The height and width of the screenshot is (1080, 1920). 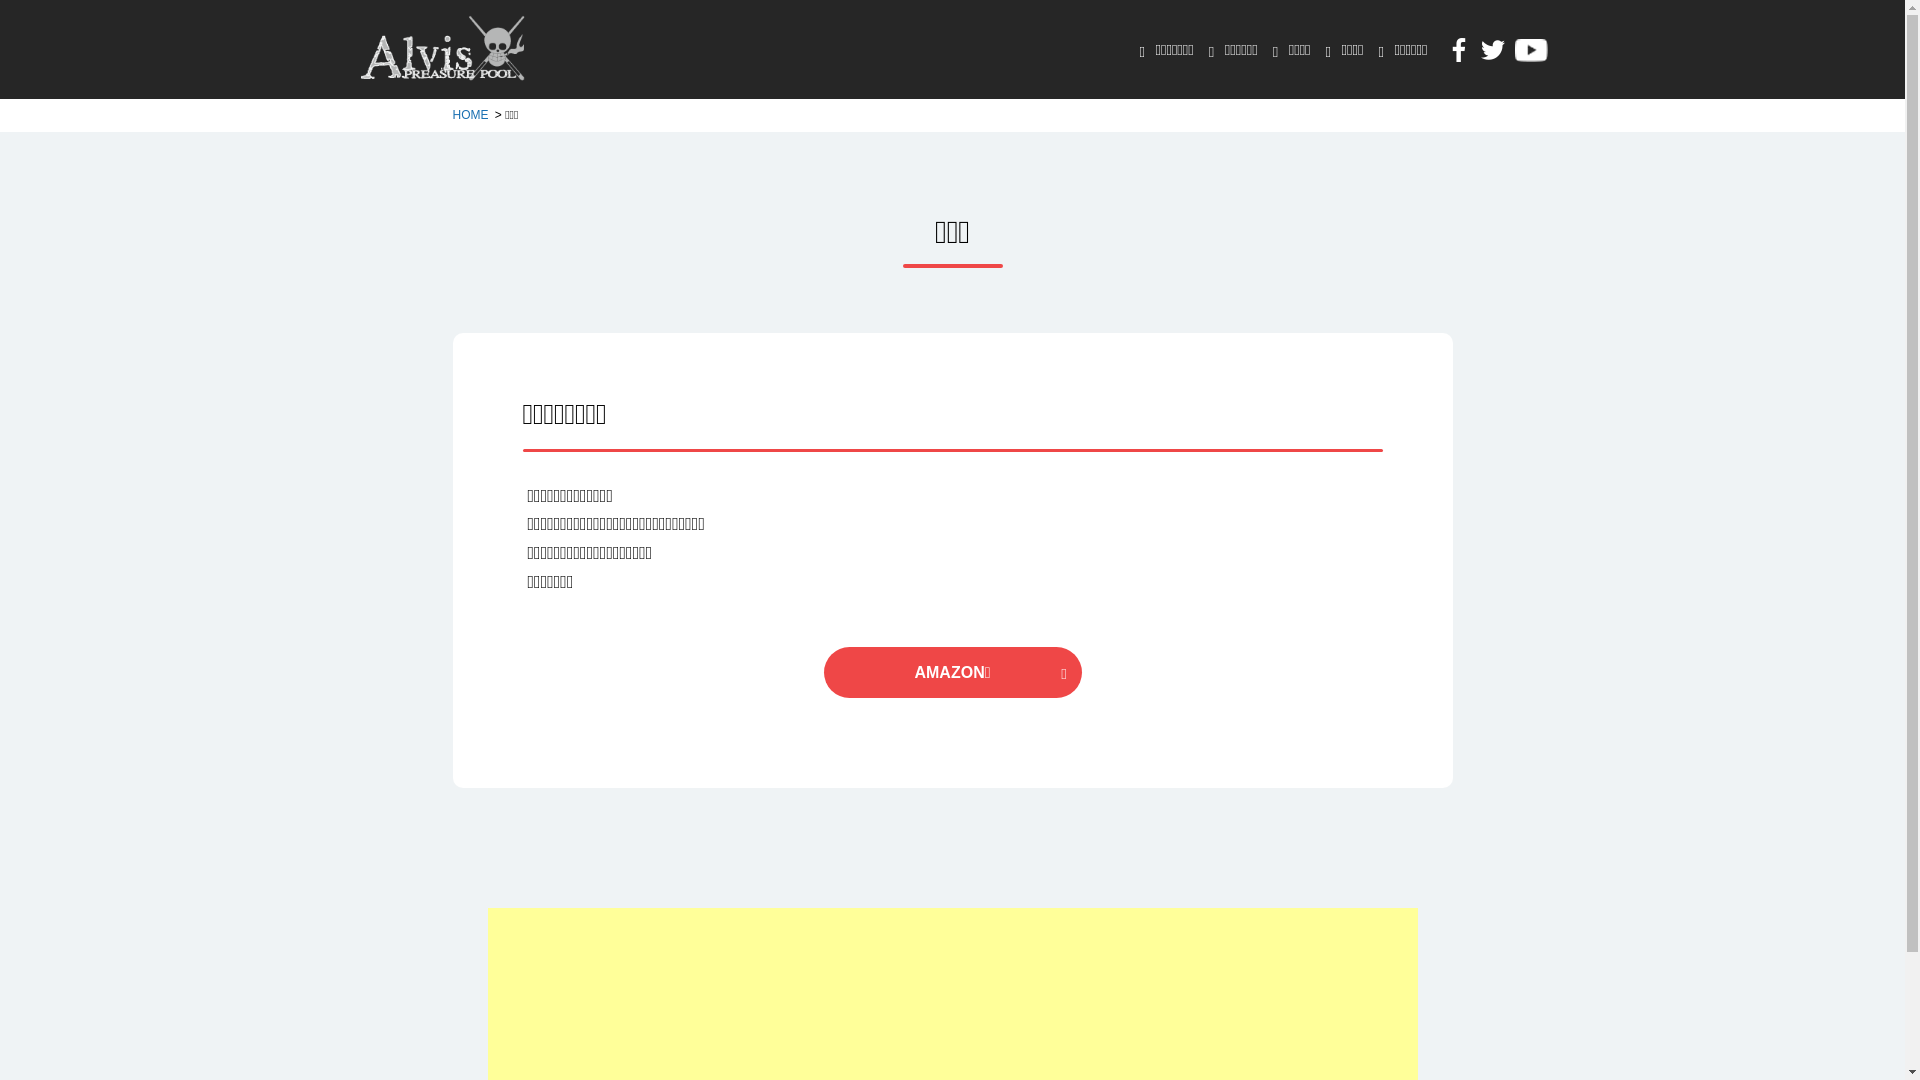 What do you see at coordinates (470, 115) in the screenshot?
I see `'HOME'` at bounding box center [470, 115].